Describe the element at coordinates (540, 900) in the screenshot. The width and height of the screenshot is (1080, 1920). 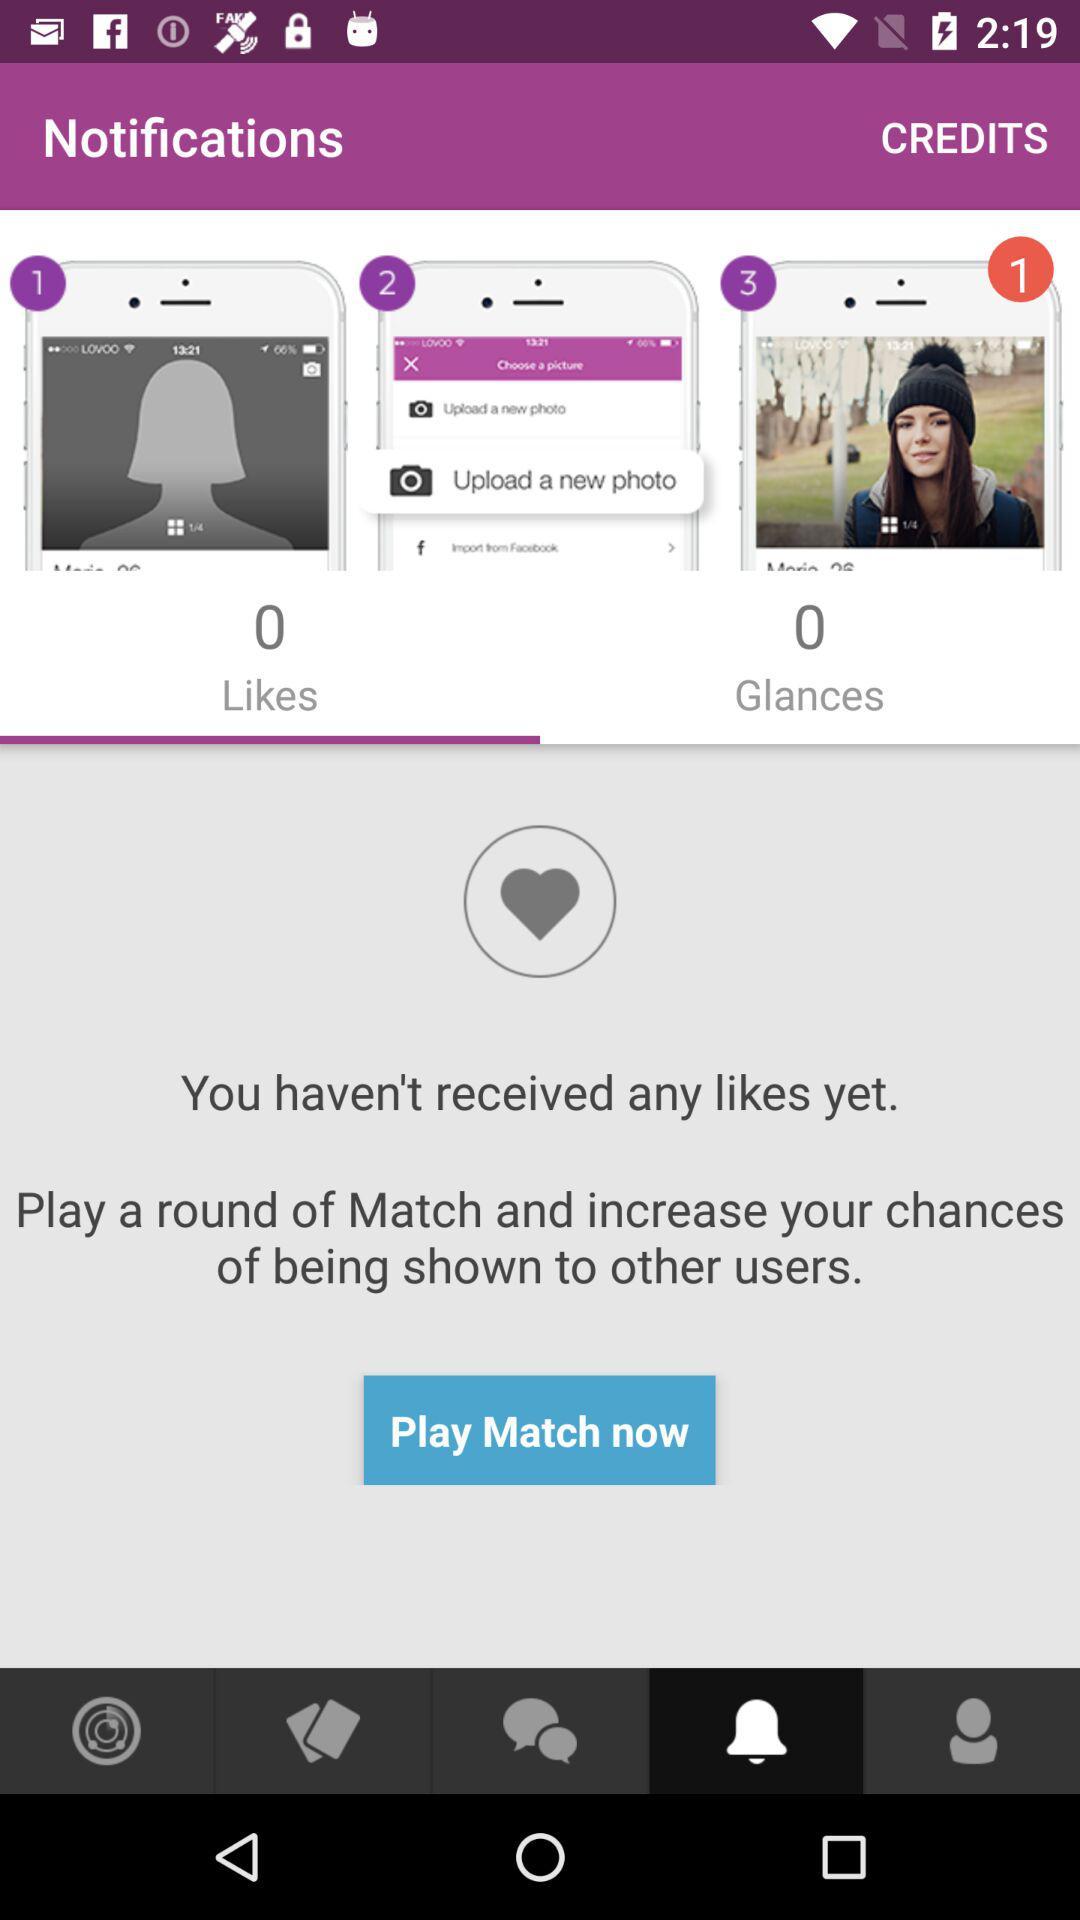
I see `the heart symbol` at that location.